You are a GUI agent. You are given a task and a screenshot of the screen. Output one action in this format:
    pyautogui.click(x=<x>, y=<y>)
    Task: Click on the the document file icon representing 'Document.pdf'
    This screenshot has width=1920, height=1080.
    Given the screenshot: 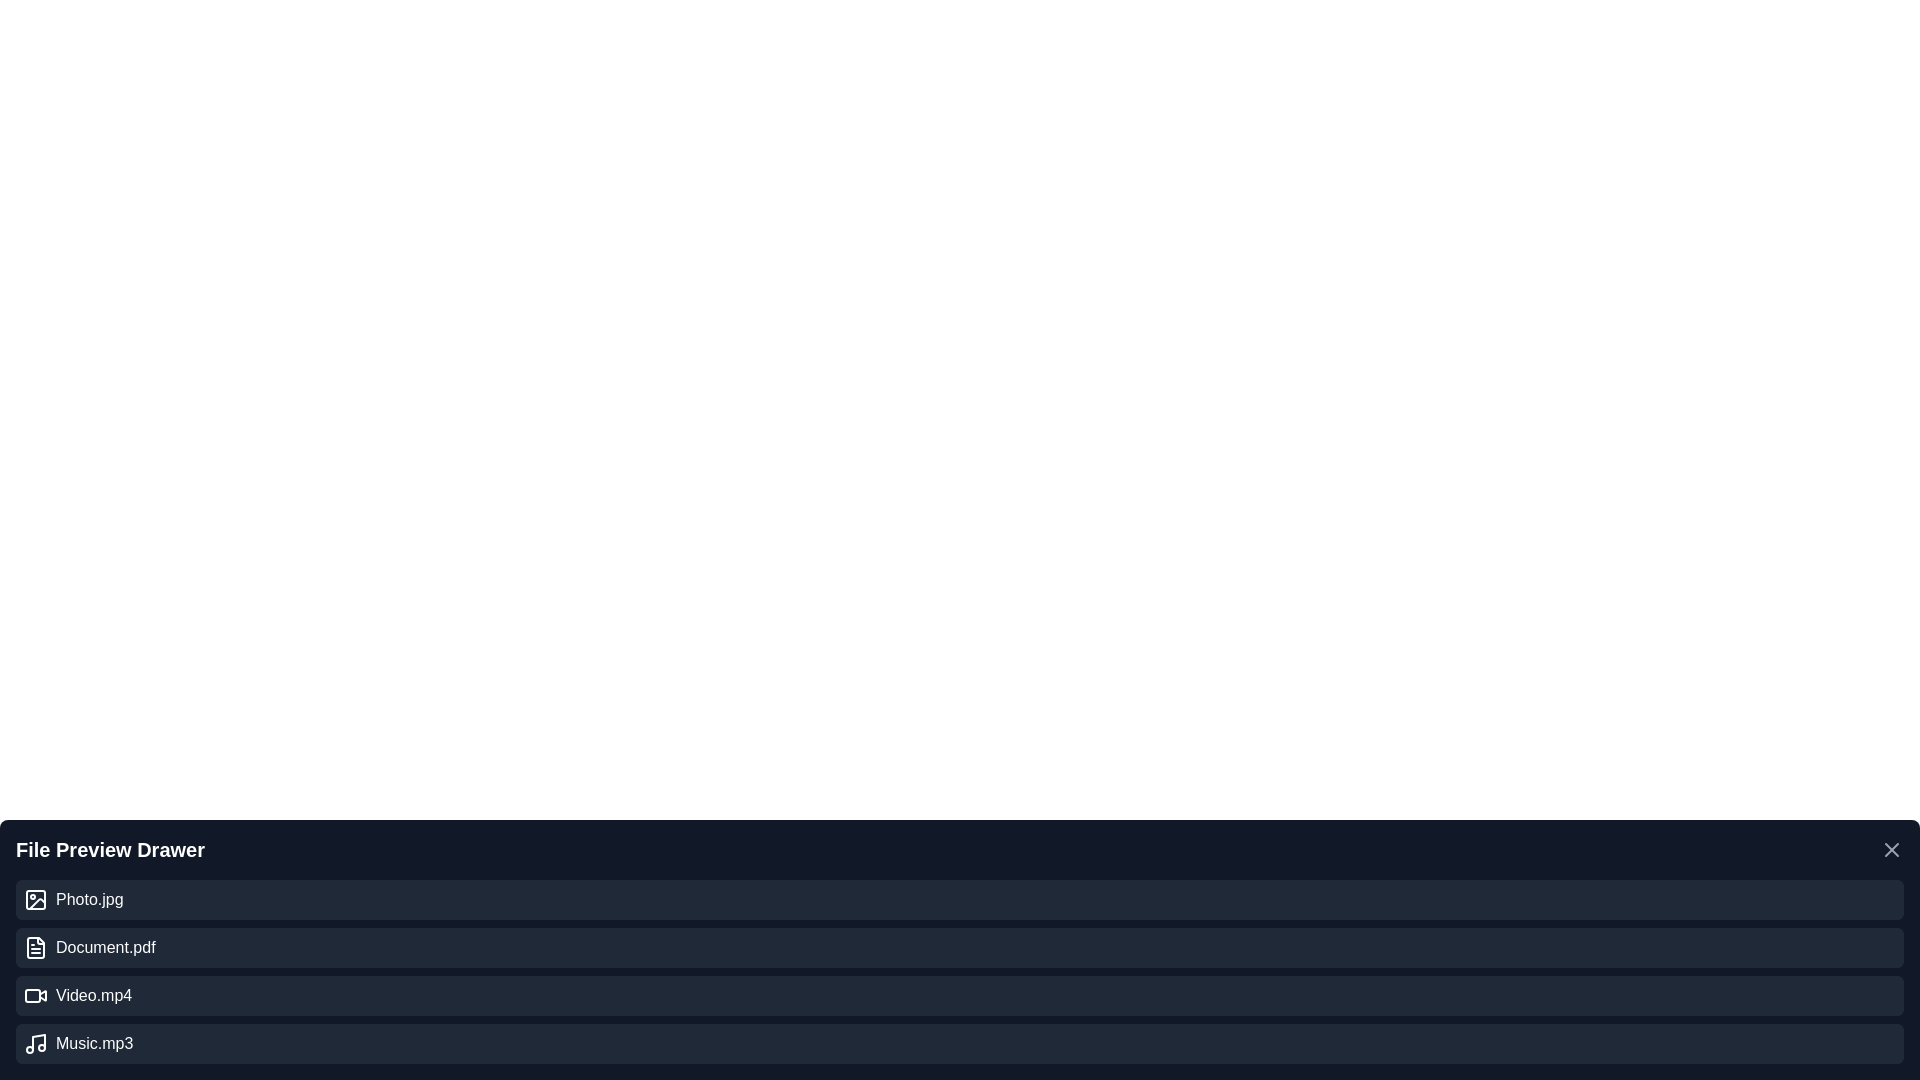 What is the action you would take?
    pyautogui.click(x=35, y=947)
    